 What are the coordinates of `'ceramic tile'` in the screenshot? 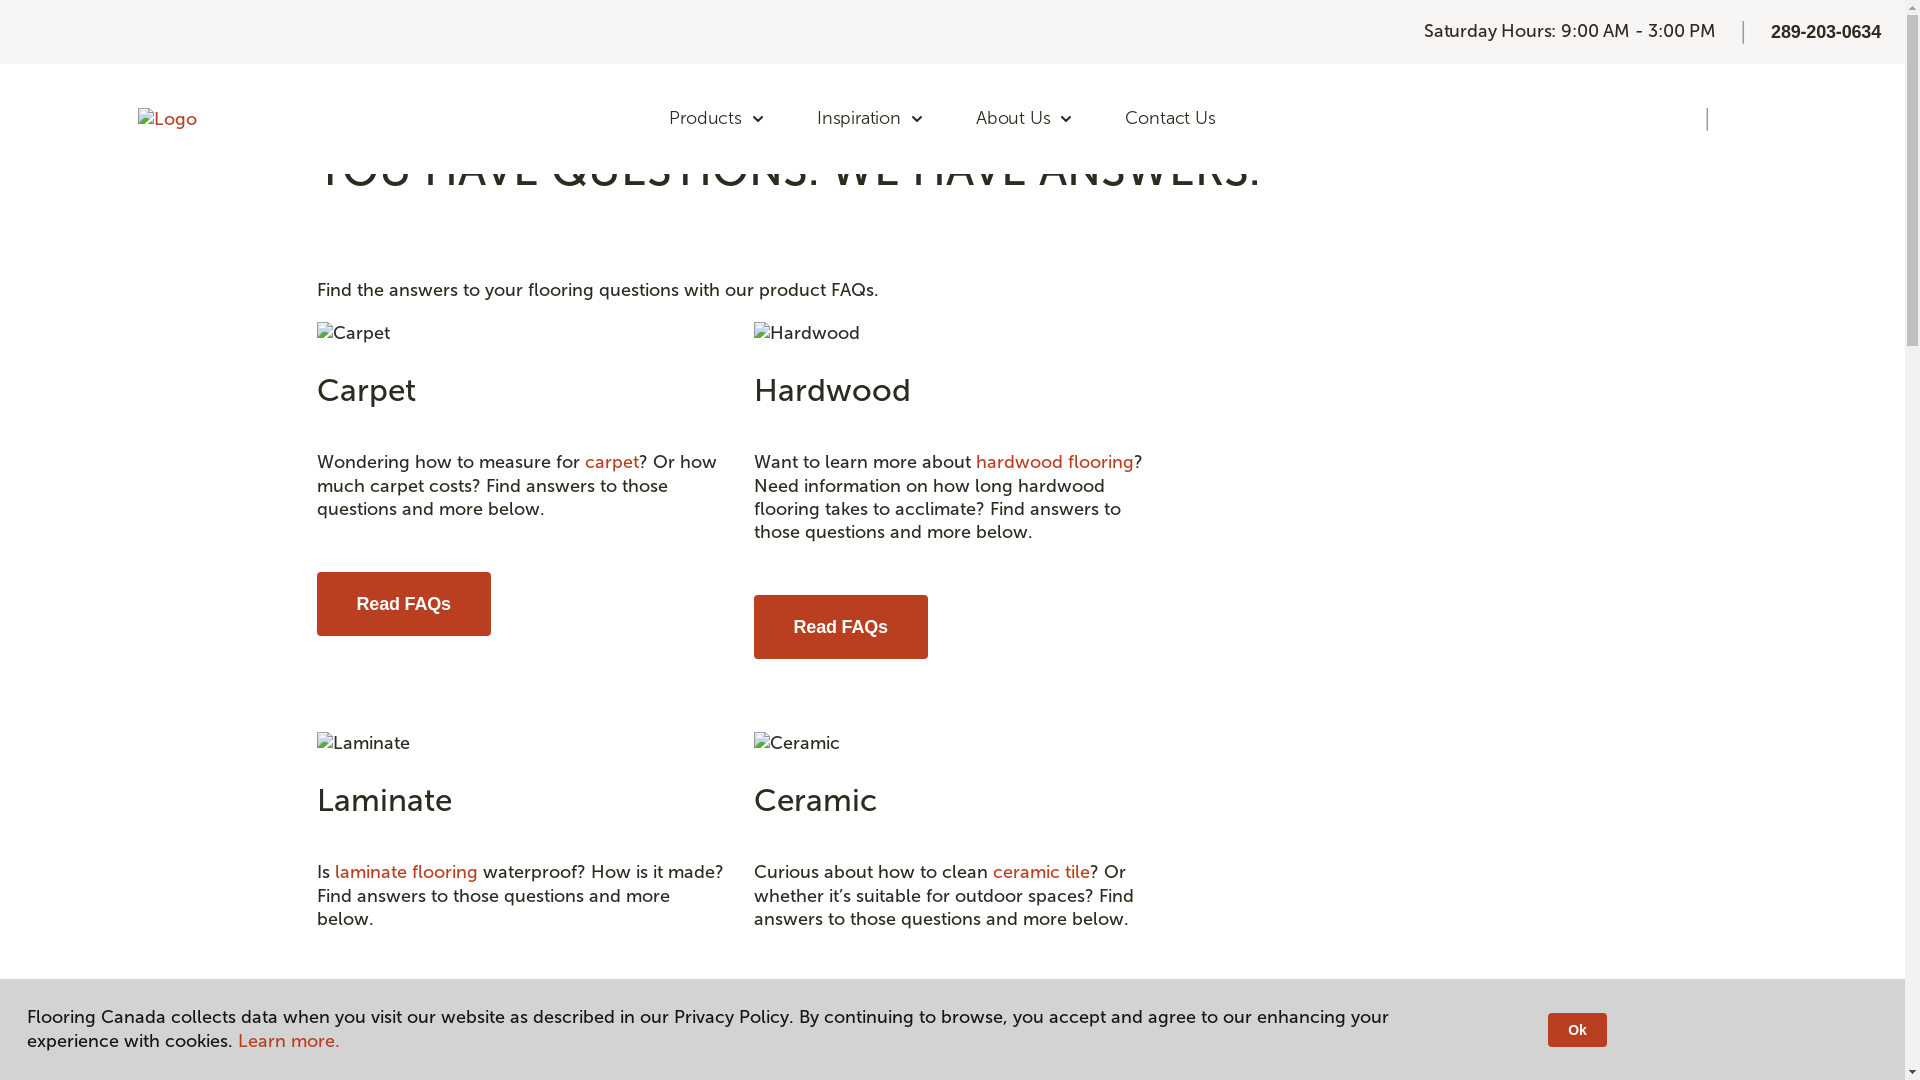 It's located at (1040, 870).